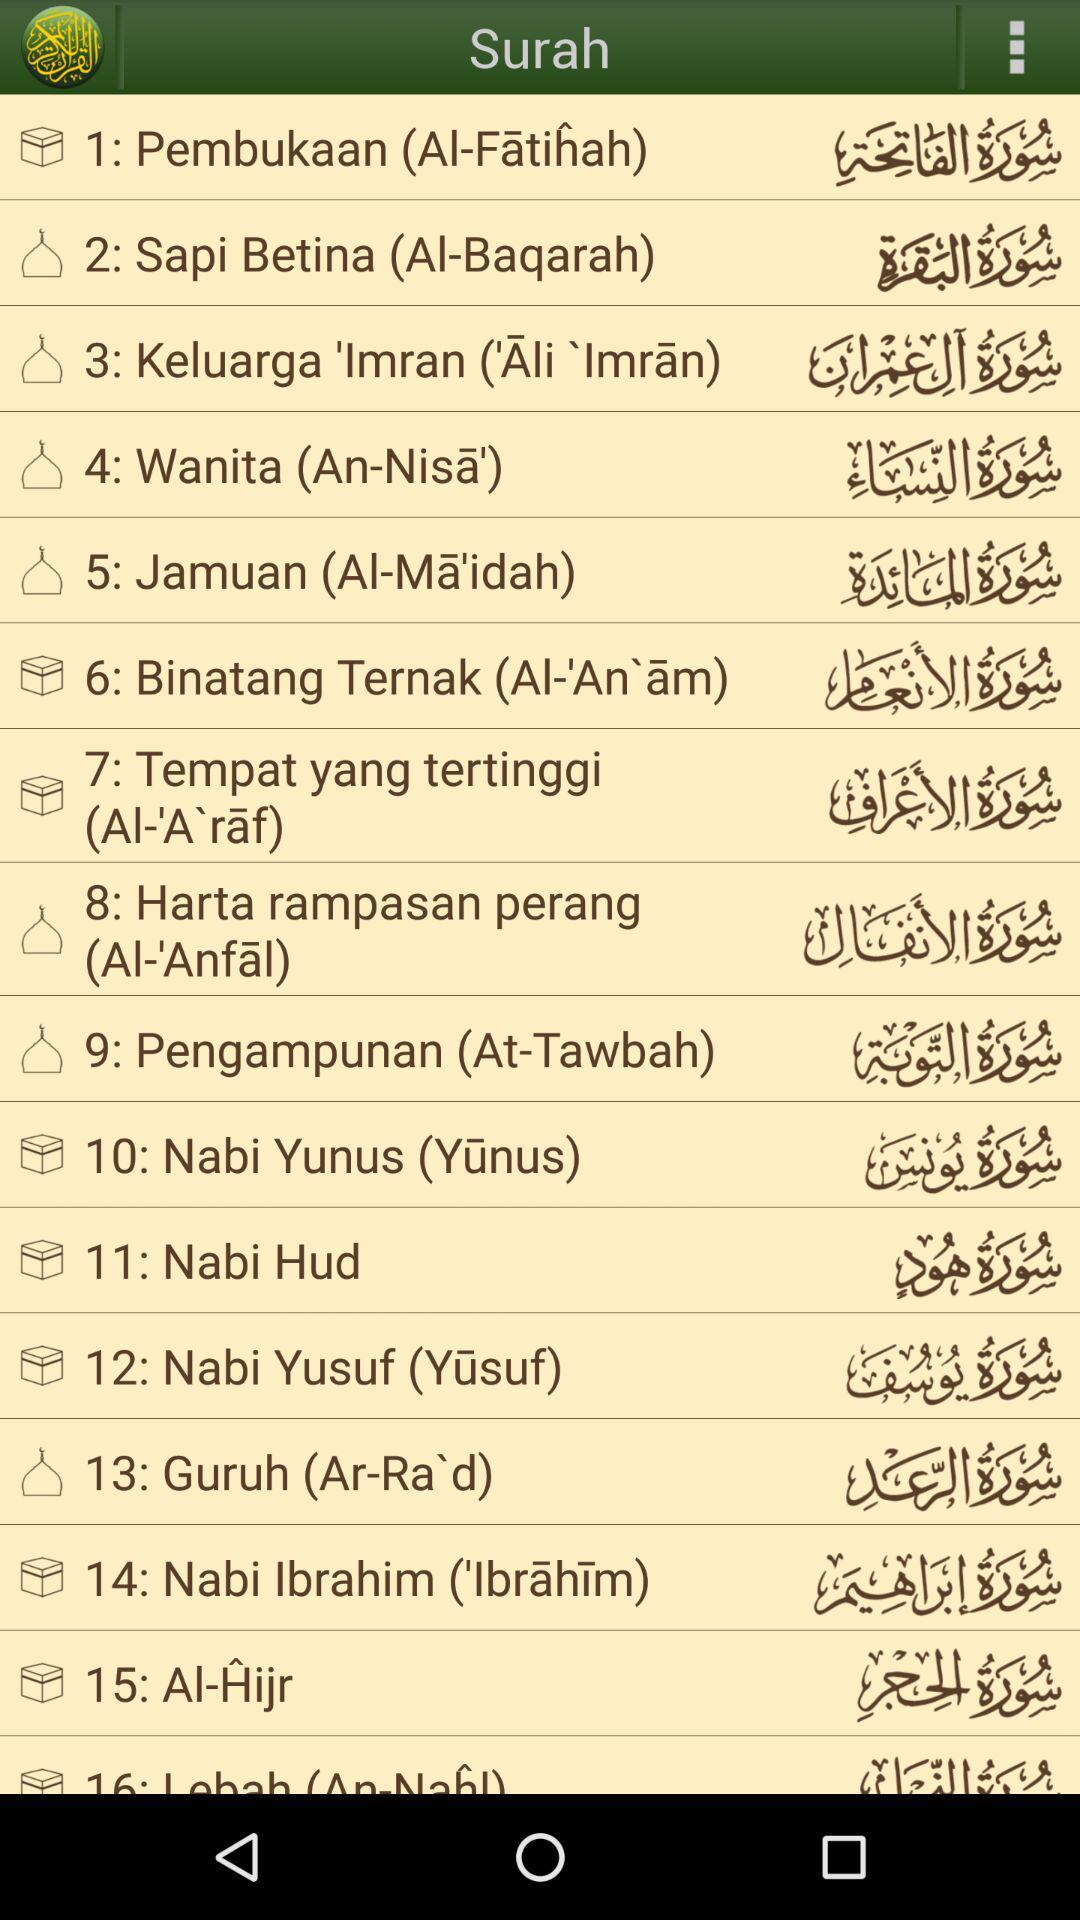 This screenshot has height=1920, width=1080. I want to click on 6 binatang ternak item, so click(424, 675).